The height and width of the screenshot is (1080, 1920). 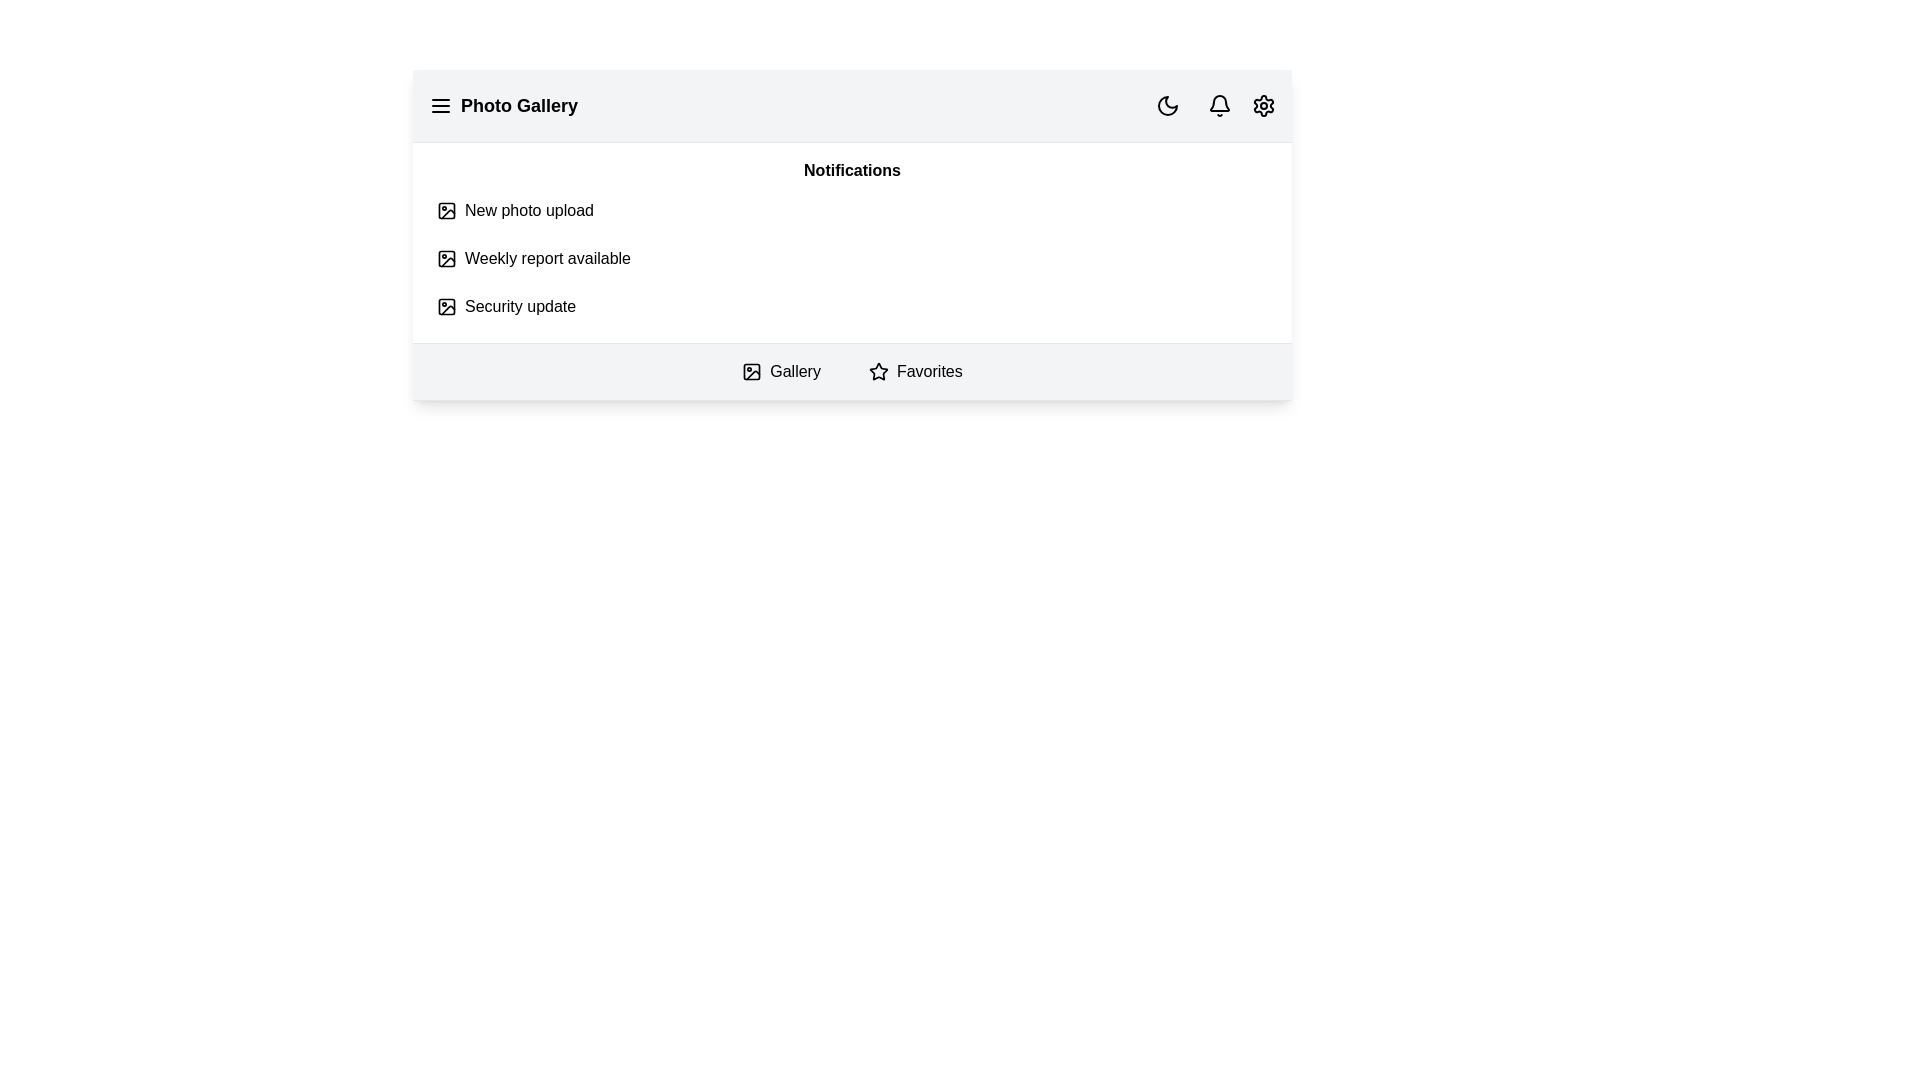 I want to click on the 'Gallery' button in the navigation bar, so click(x=780, y=371).